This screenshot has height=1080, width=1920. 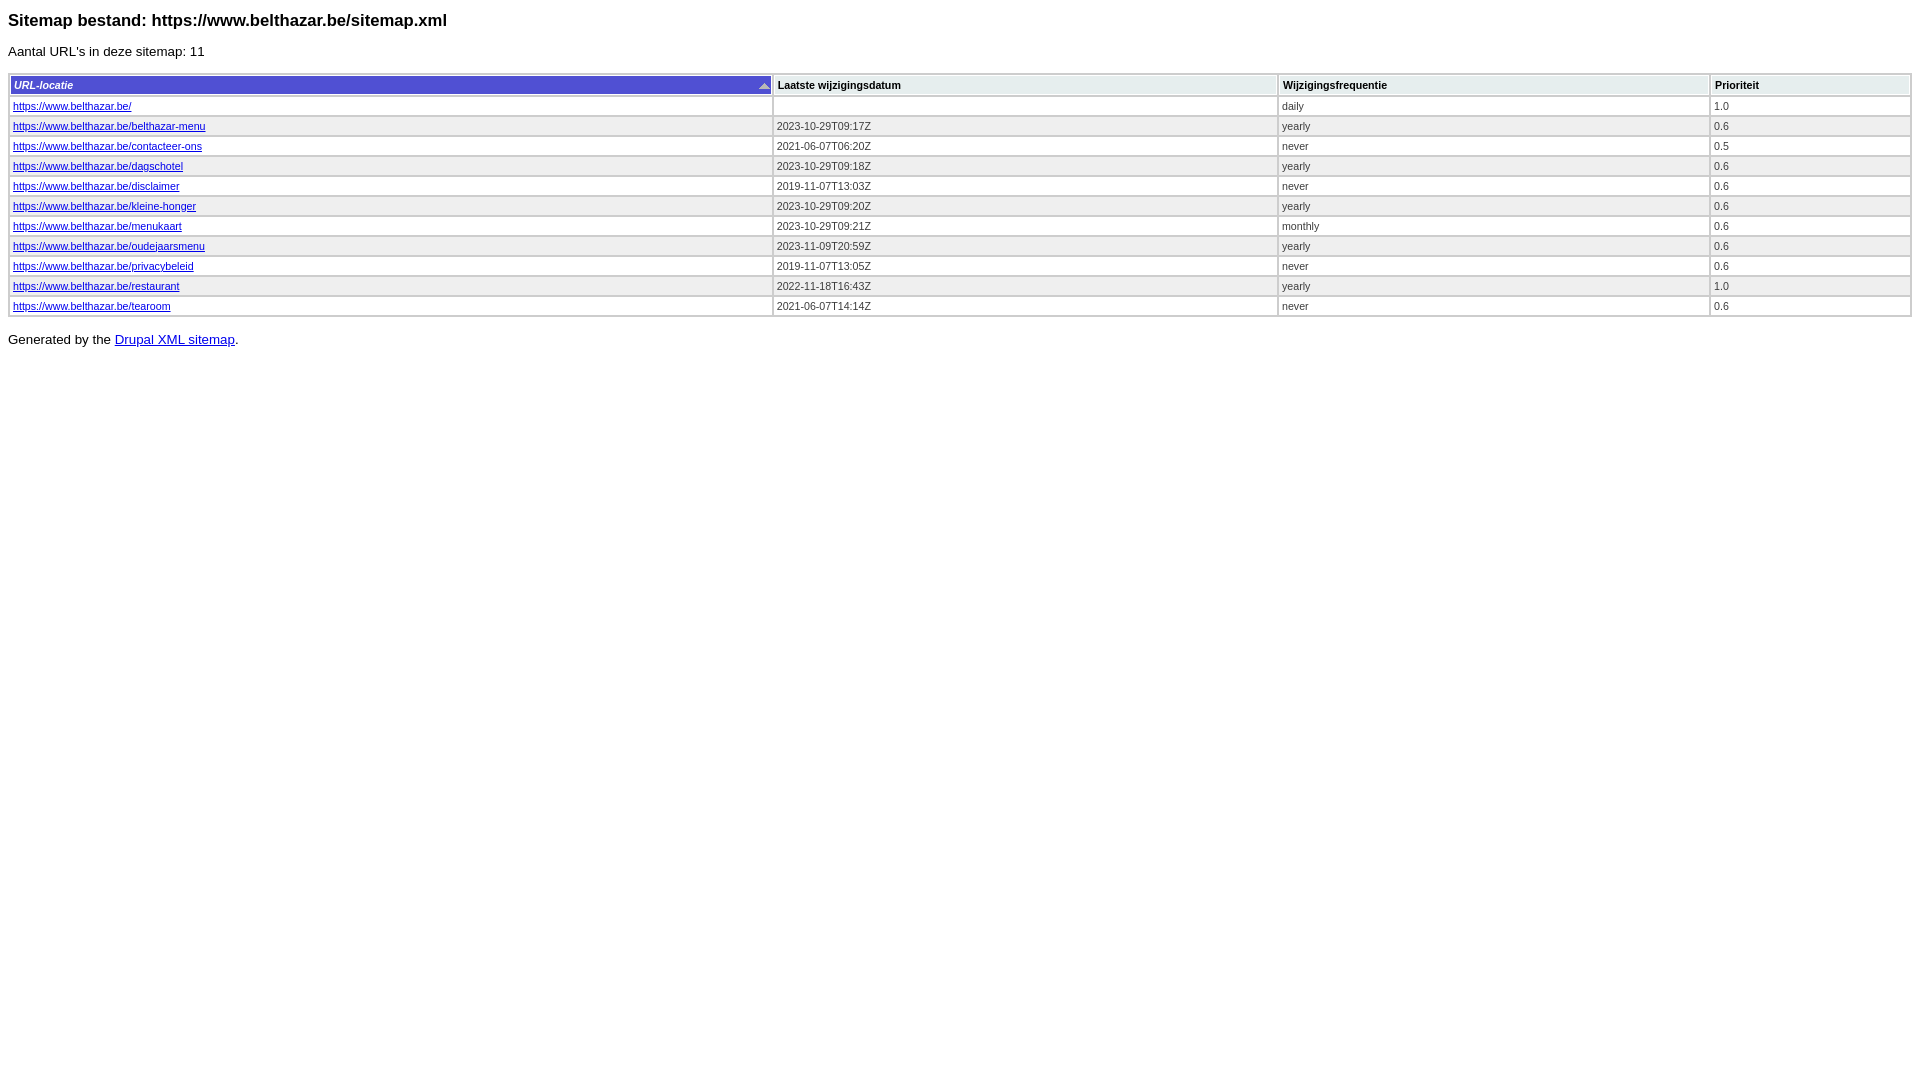 I want to click on 'https://www.belthazar.be/dagschotel', so click(x=96, y=164).